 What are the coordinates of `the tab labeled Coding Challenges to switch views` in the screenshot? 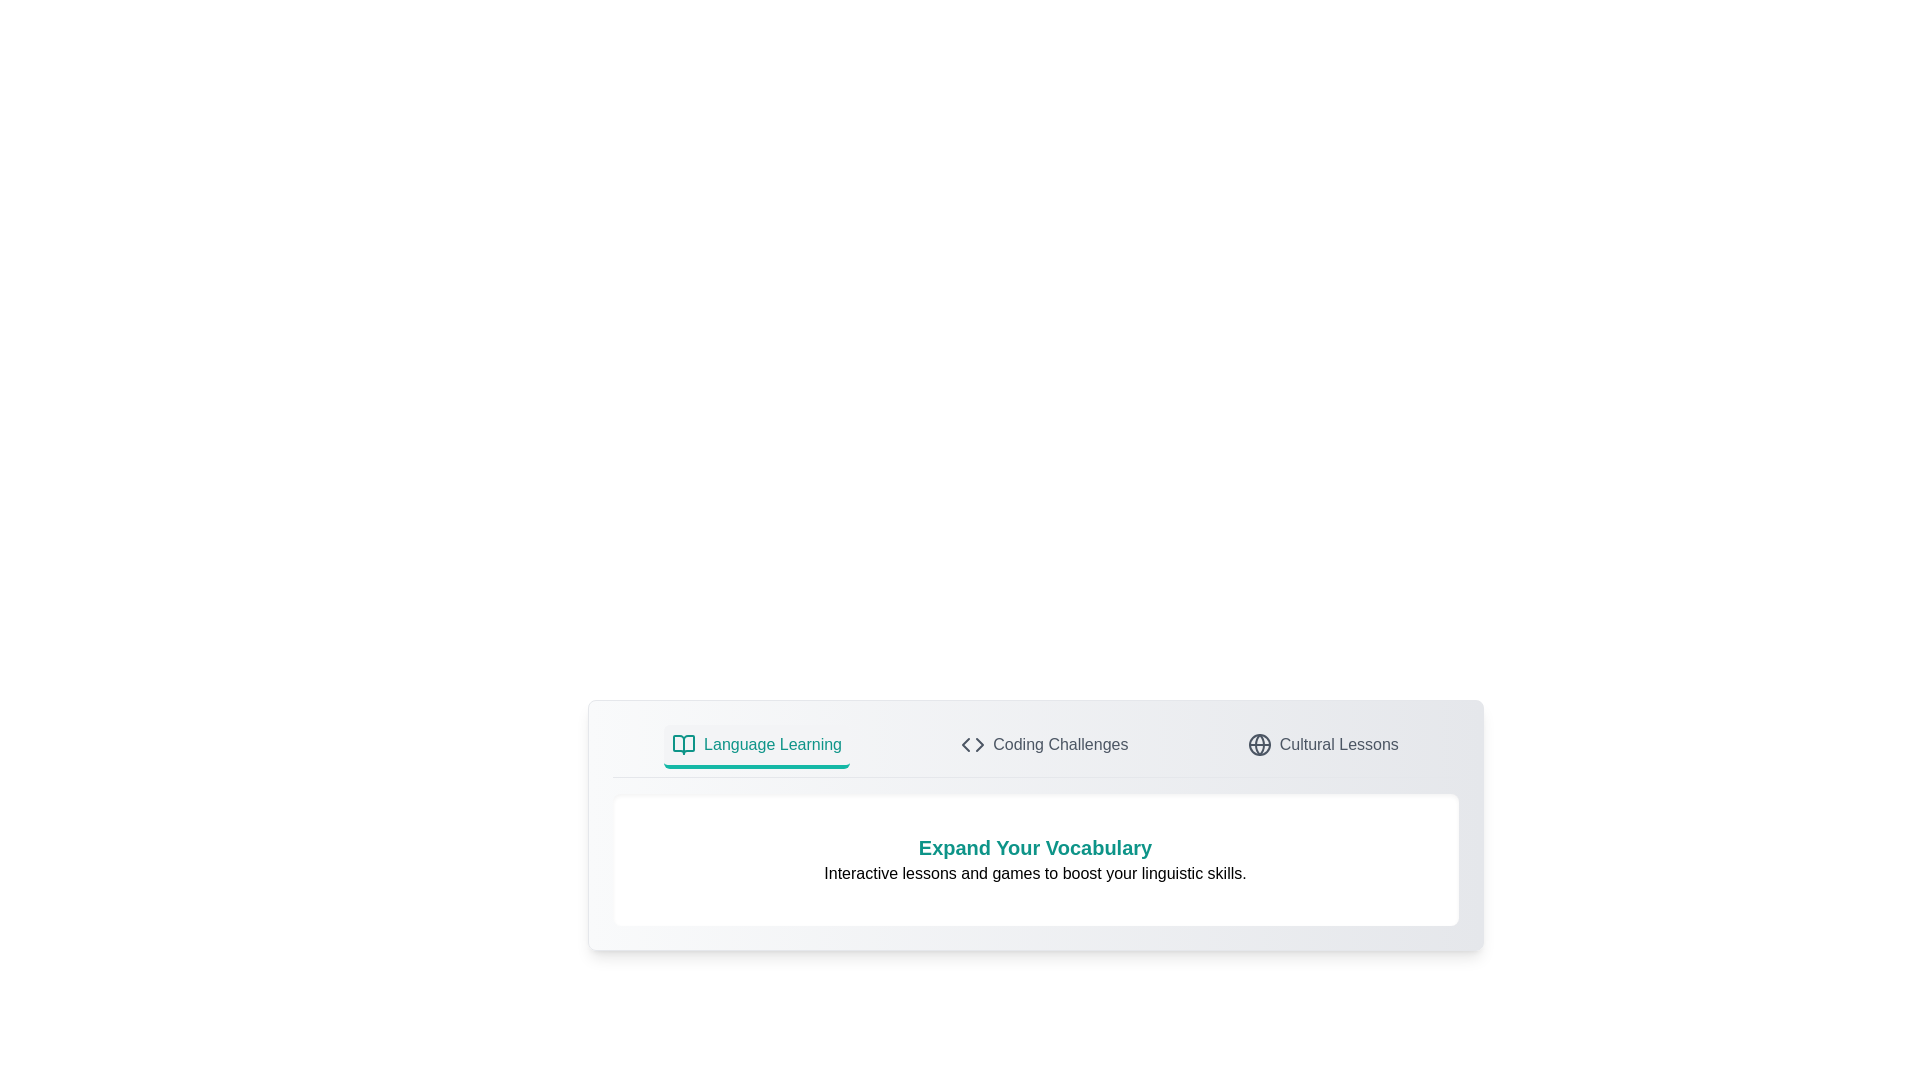 It's located at (1043, 747).